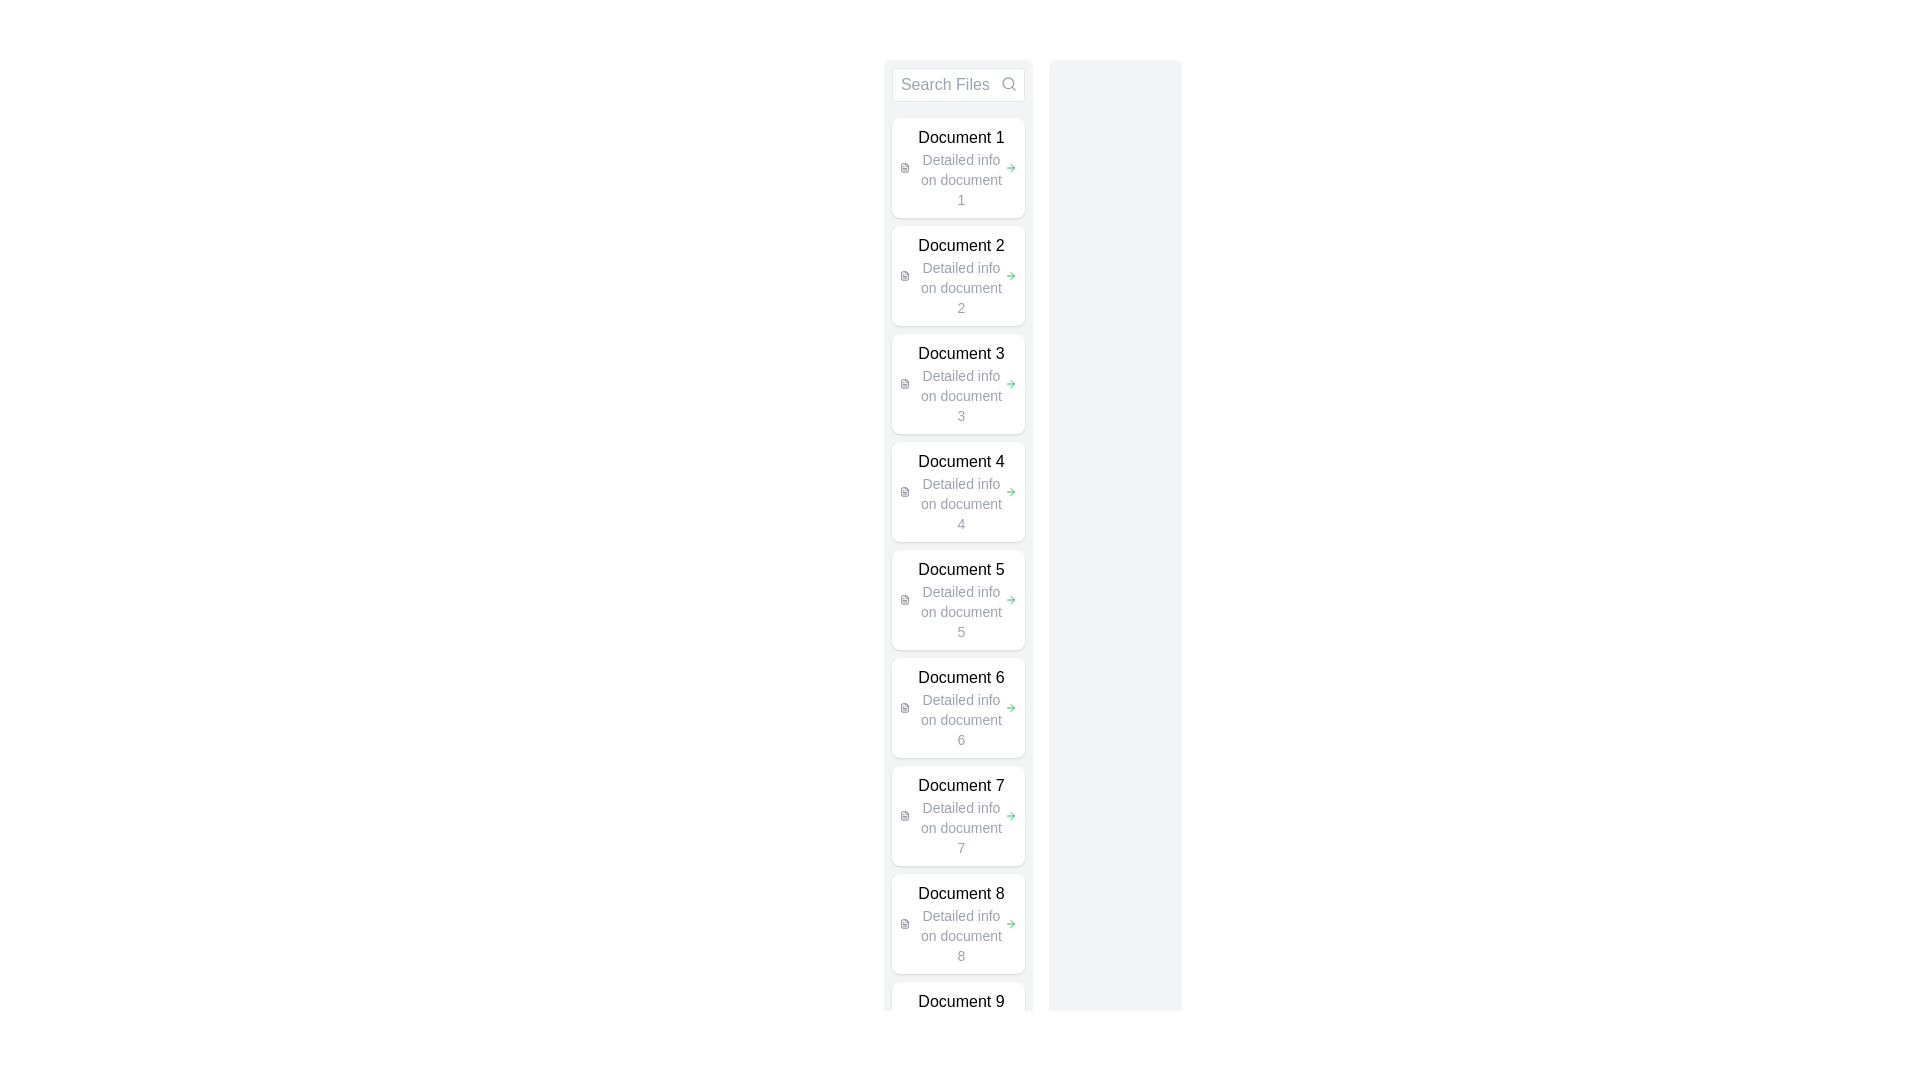  What do you see at coordinates (957, 707) in the screenshot?
I see `the List item labeled 'Document 6'` at bounding box center [957, 707].